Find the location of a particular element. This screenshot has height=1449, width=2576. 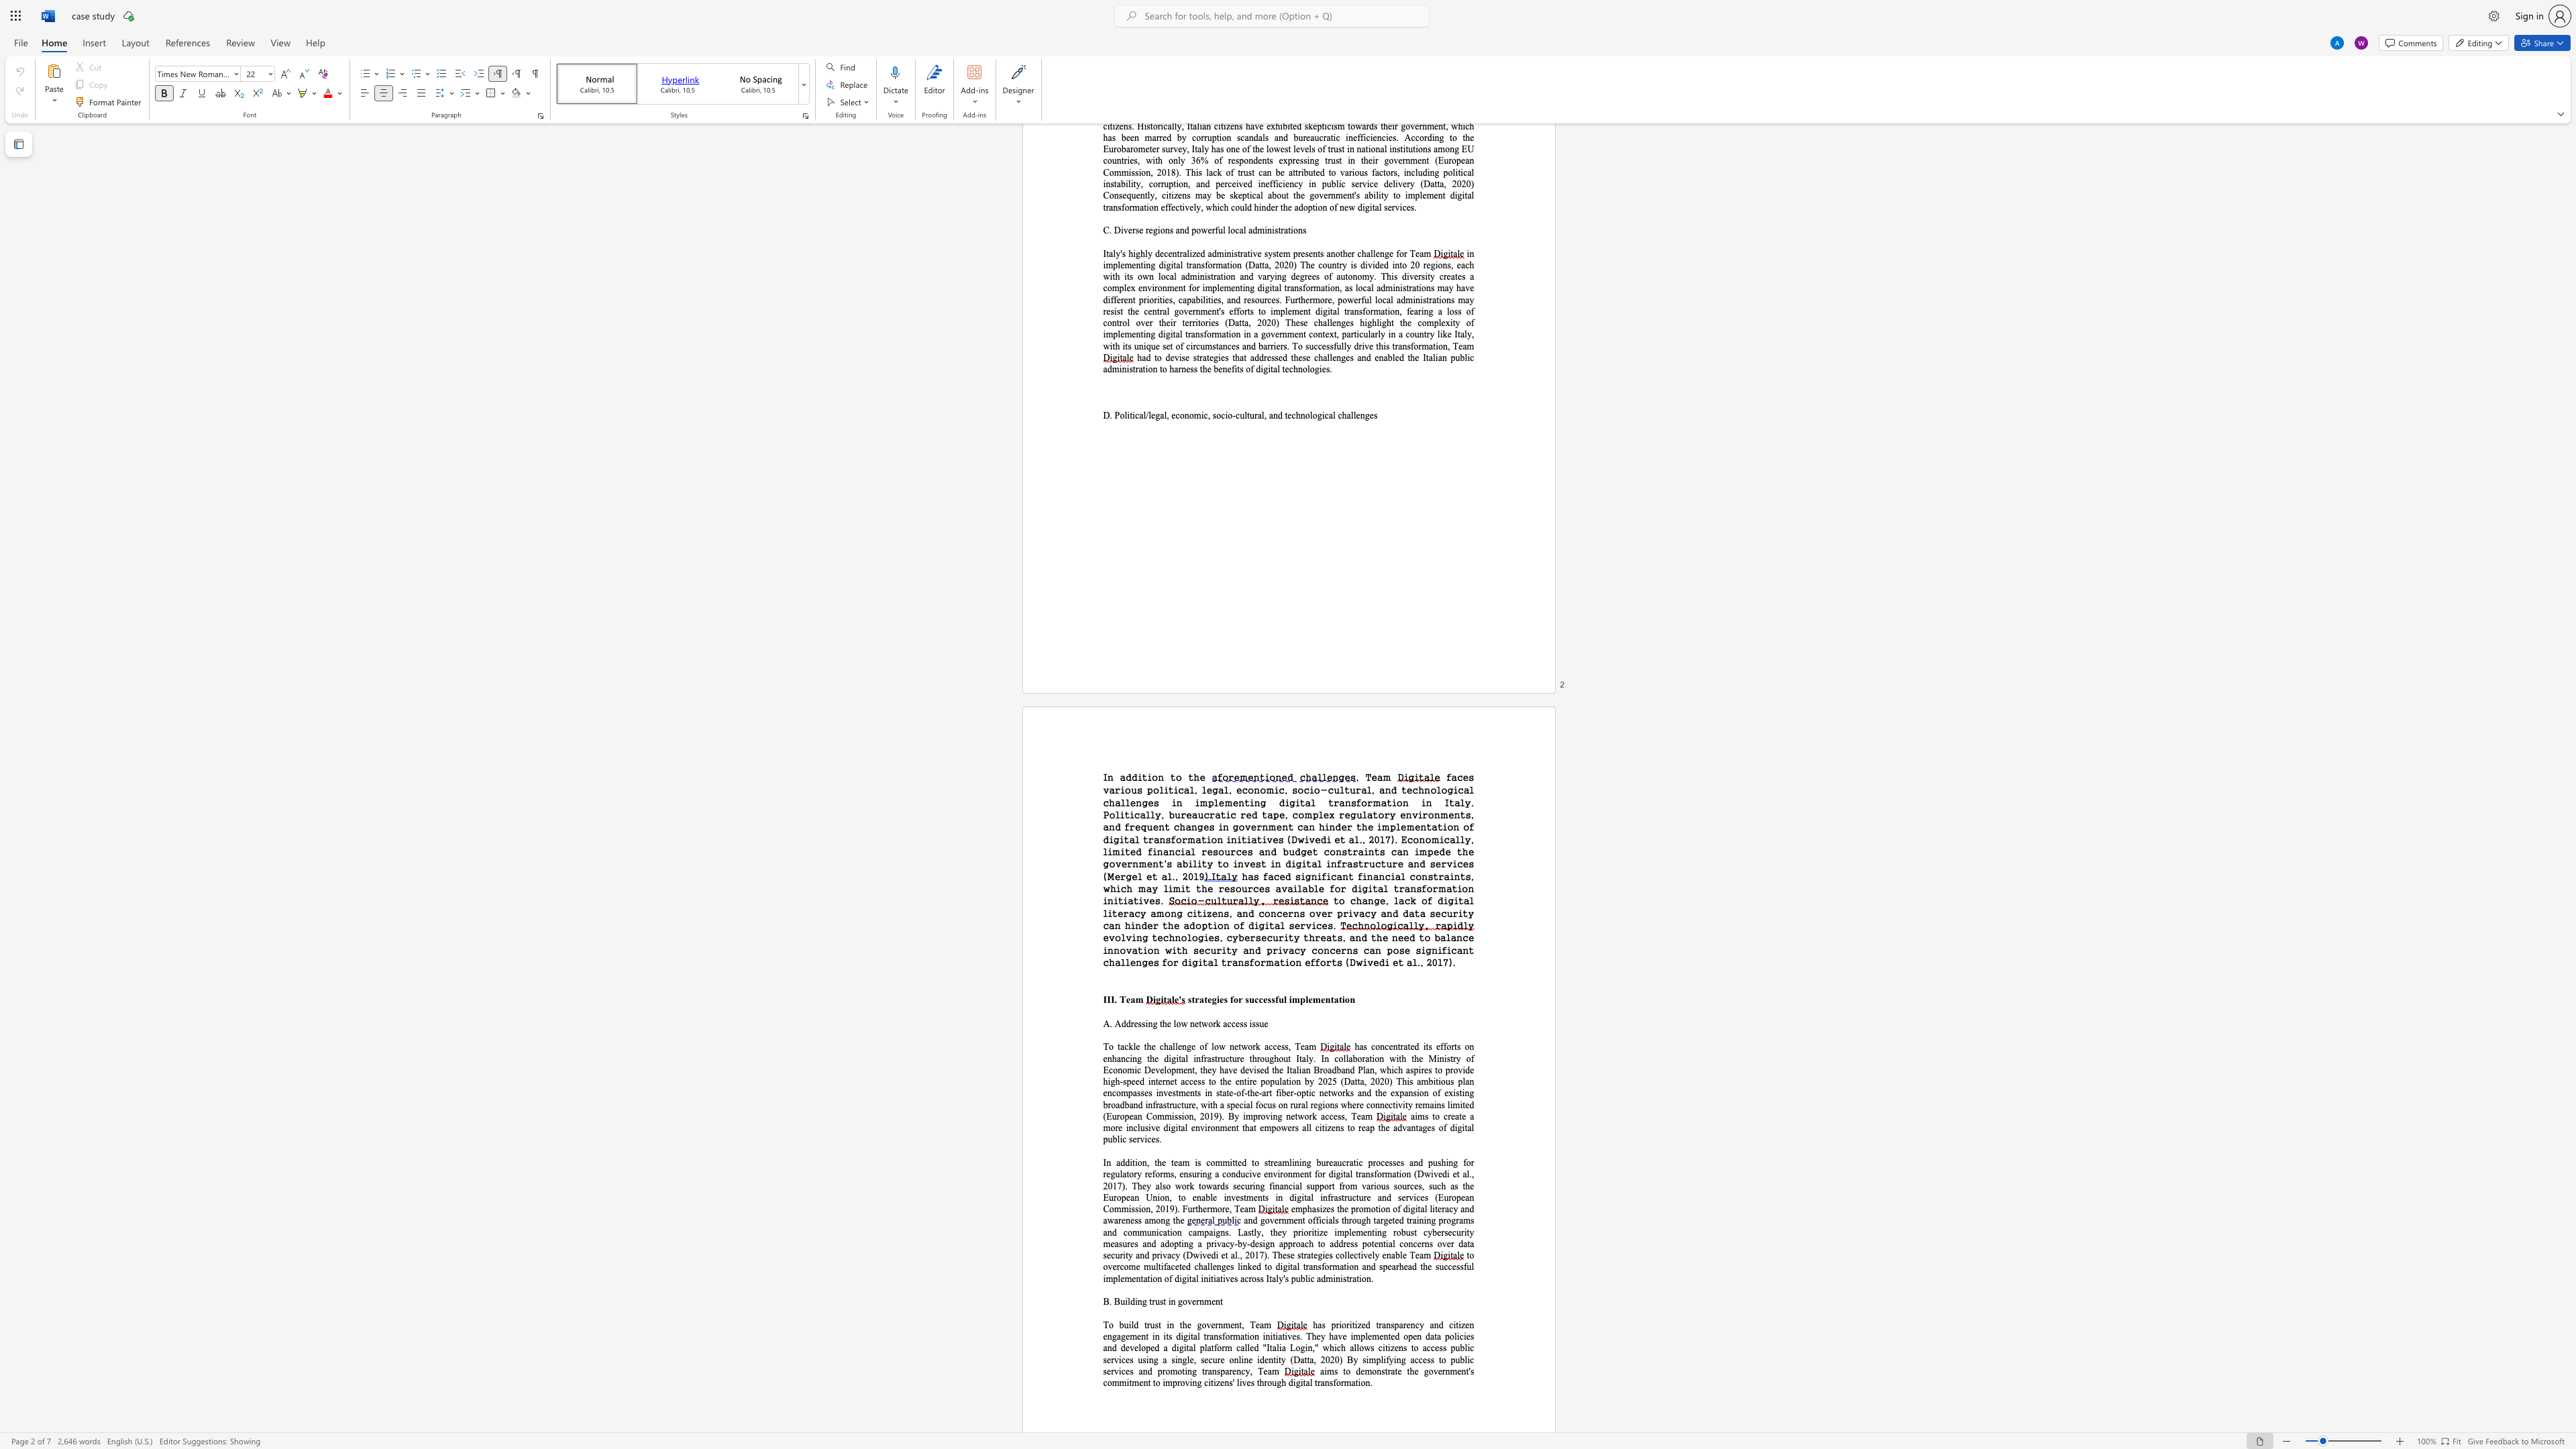

the subset text "al tra" within the text "ital transformation." is located at coordinates (1305, 1383).